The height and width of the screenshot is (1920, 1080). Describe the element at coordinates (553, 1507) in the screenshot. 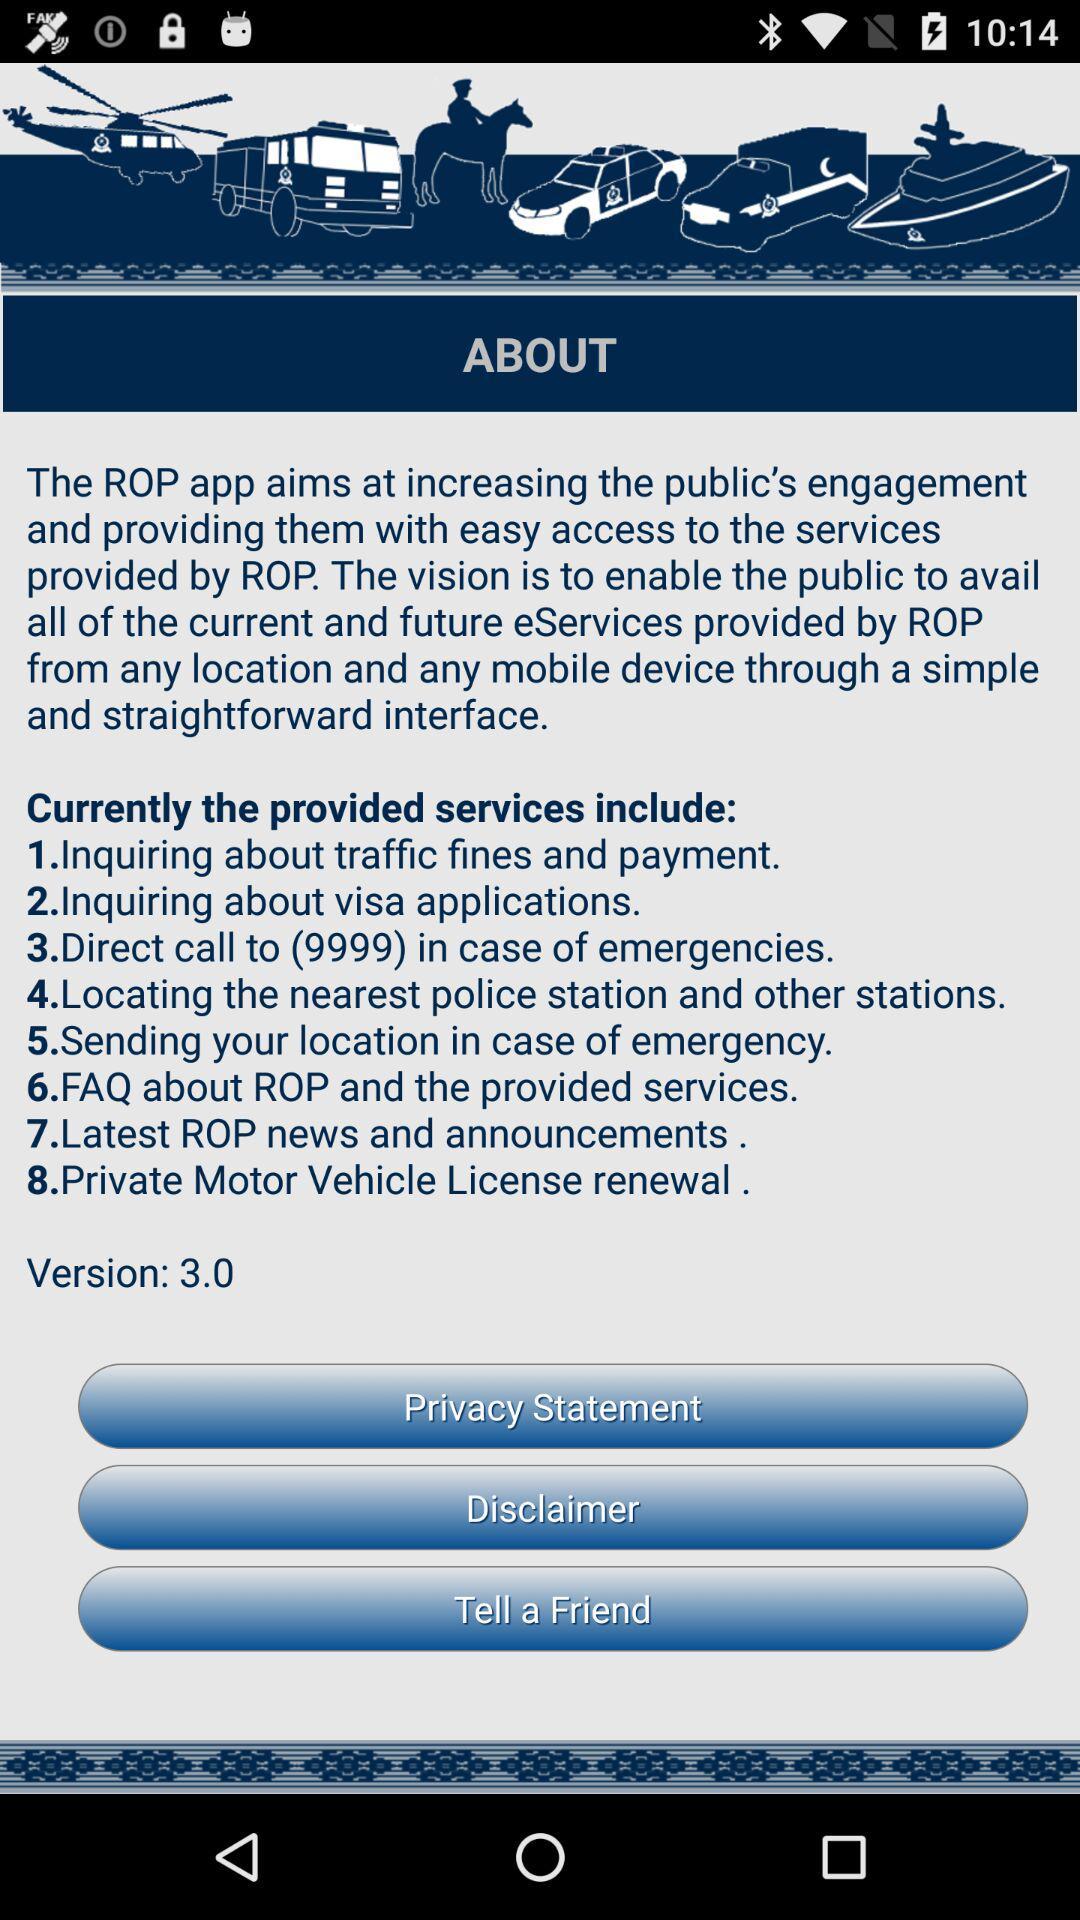

I see `the disclaimer` at that location.